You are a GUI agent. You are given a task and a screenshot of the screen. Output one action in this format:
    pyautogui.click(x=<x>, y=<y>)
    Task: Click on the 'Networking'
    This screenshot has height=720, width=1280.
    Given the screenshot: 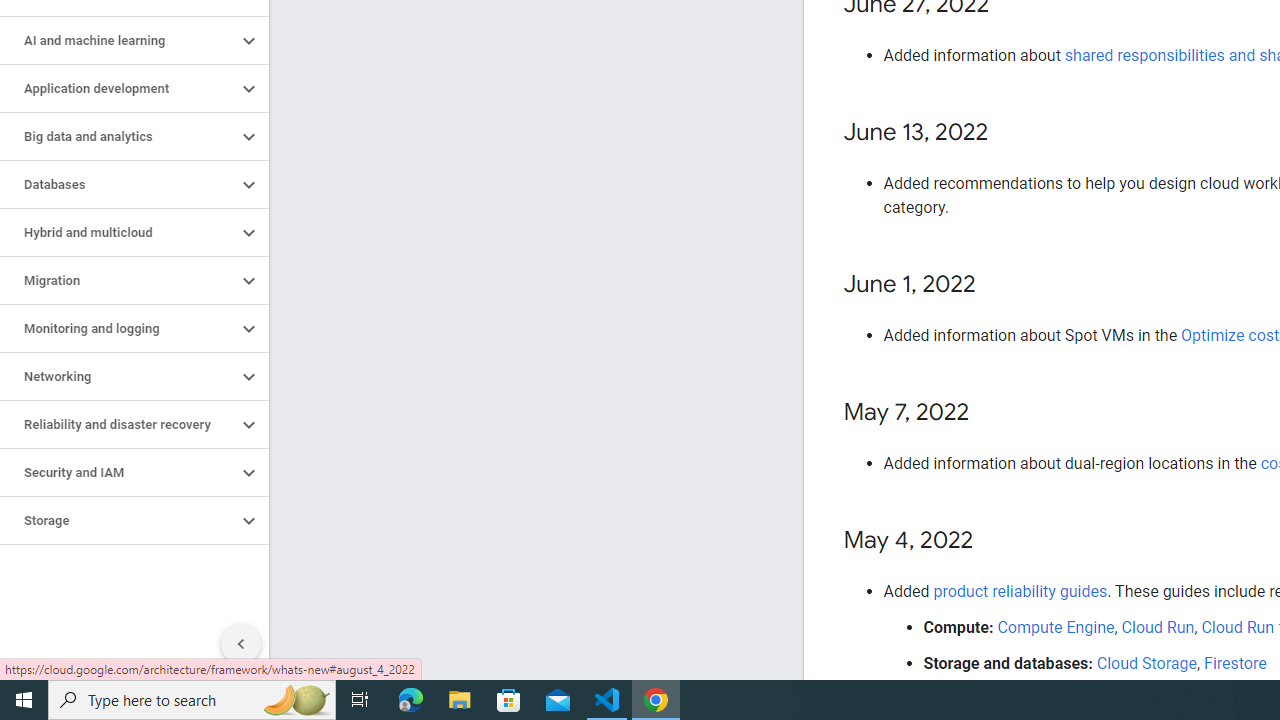 What is the action you would take?
    pyautogui.click(x=117, y=376)
    